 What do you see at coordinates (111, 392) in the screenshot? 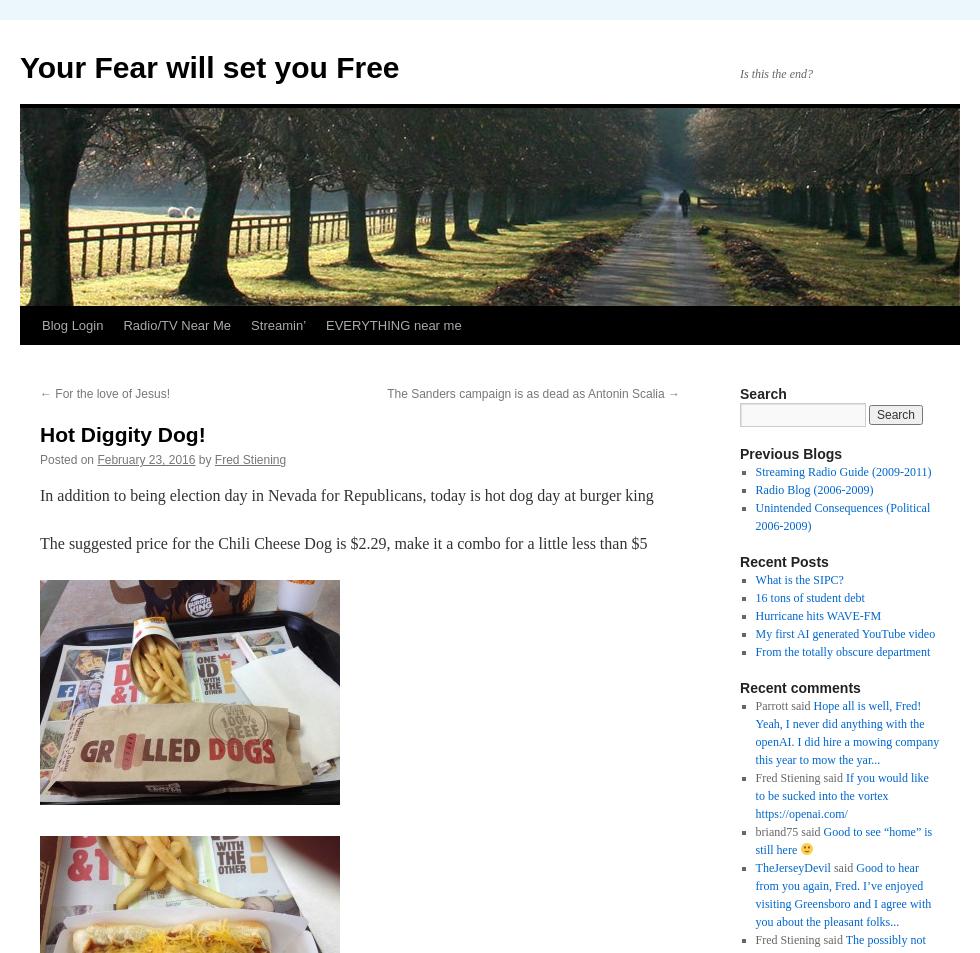
I see `'For the love of Jesus!'` at bounding box center [111, 392].